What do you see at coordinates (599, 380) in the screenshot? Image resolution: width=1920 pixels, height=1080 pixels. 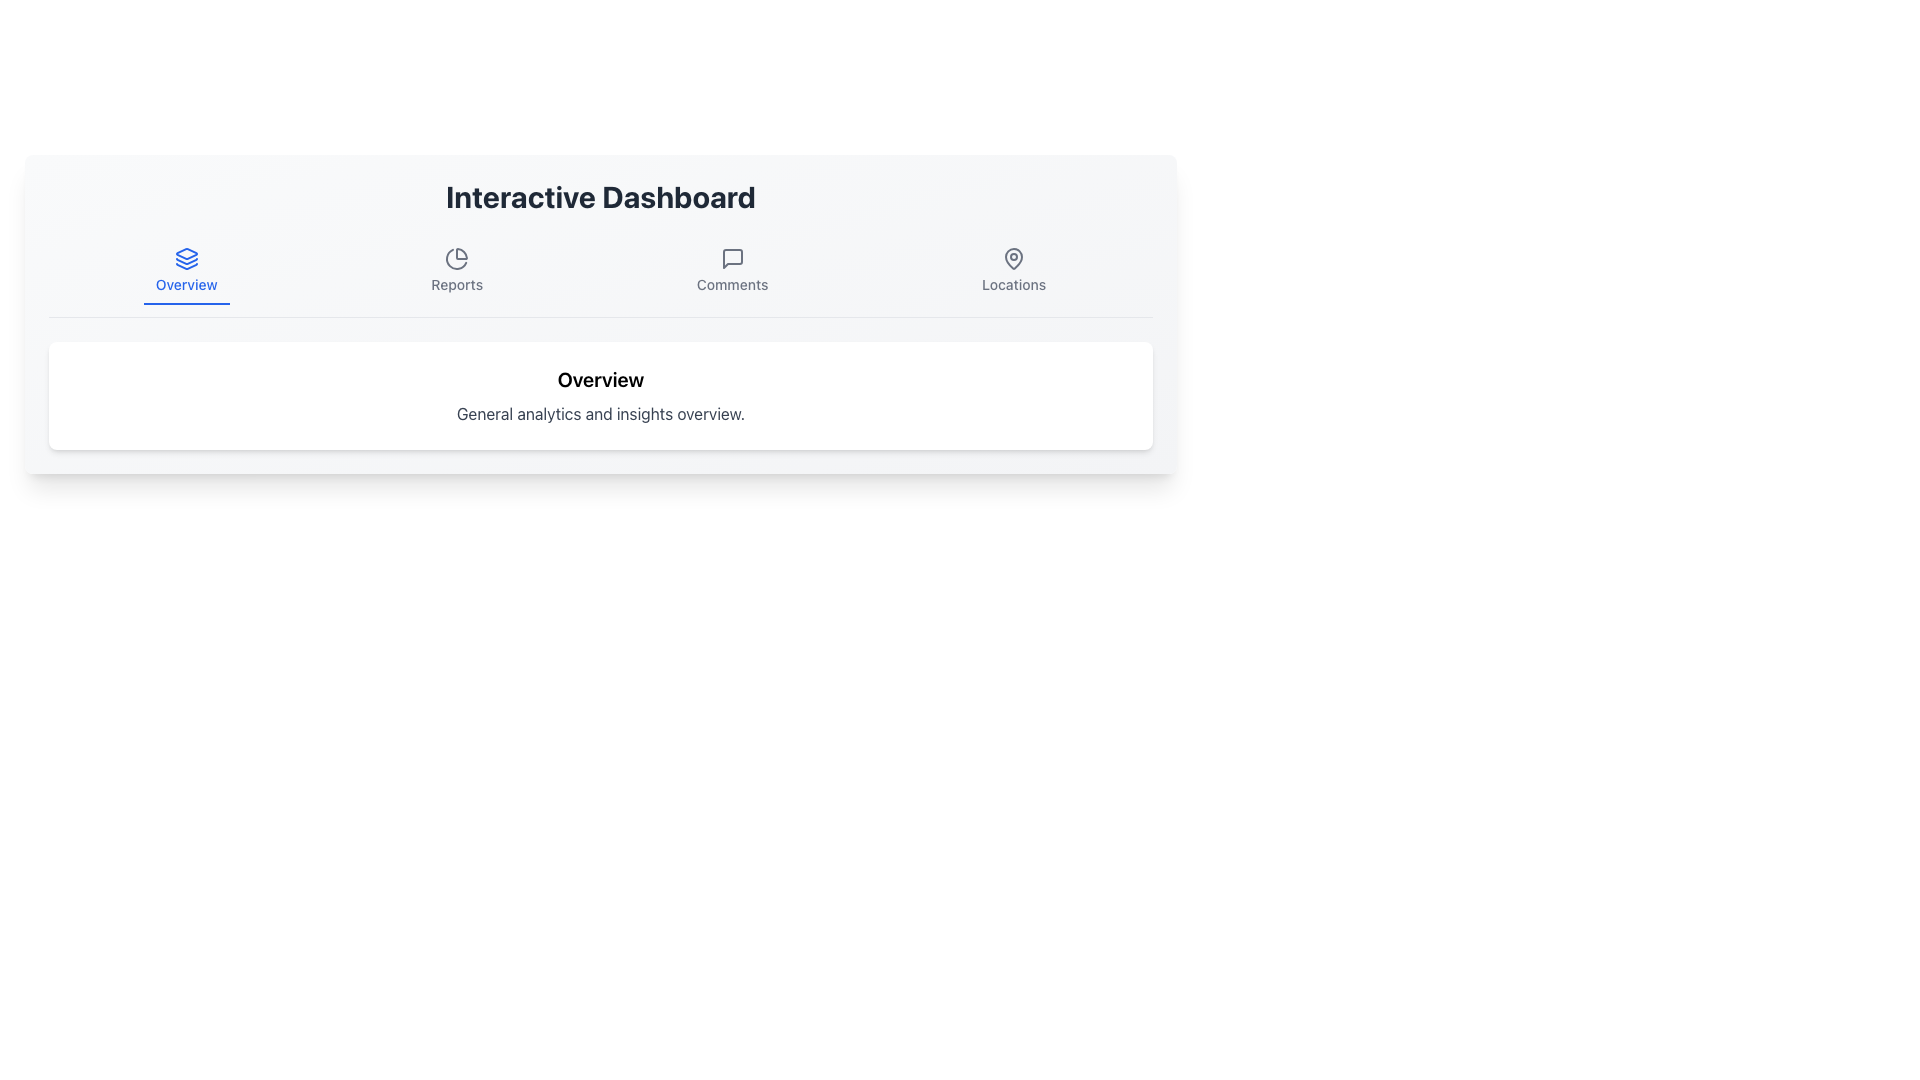 I see `the bold and large text label that contains the word 'Overview', which is centrally positioned above the descriptive sentence` at bounding box center [599, 380].